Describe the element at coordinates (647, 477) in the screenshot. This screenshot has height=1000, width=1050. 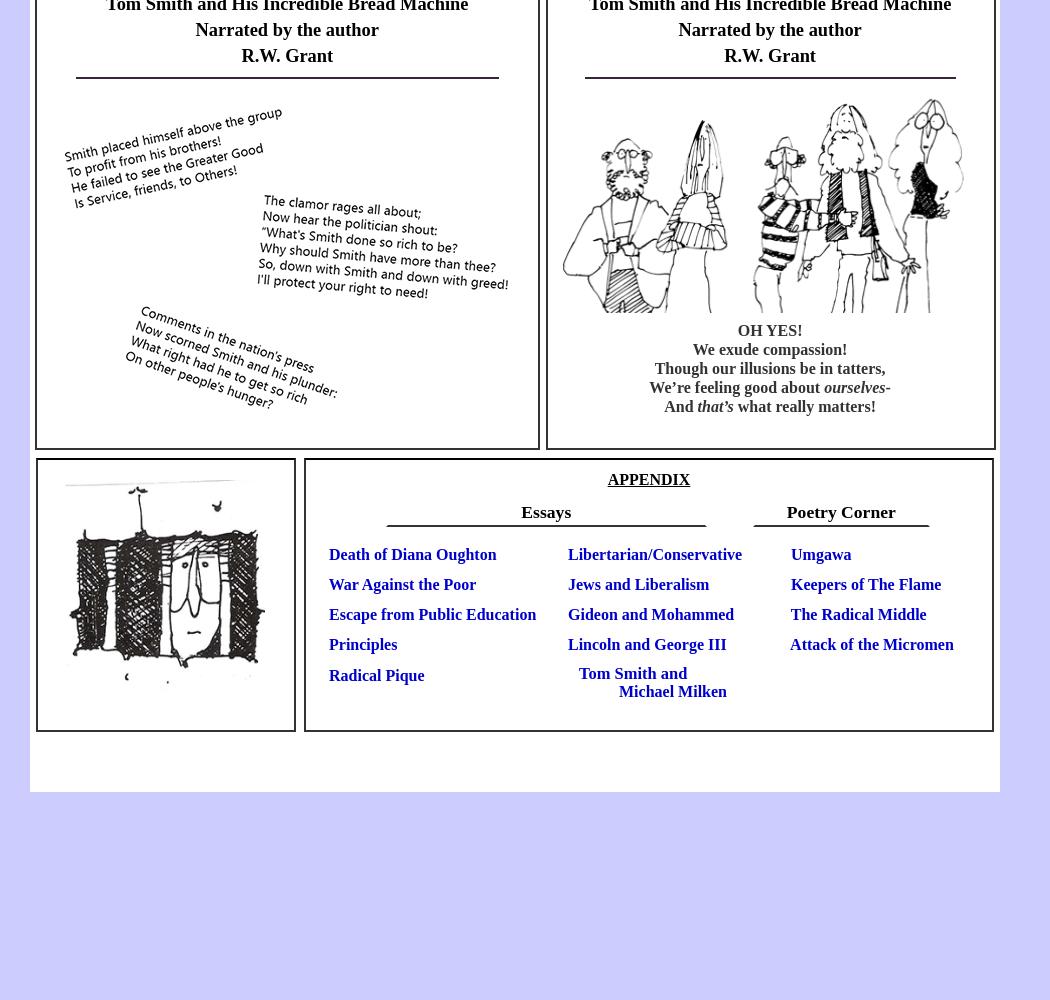
I see `'APPENDIX'` at that location.